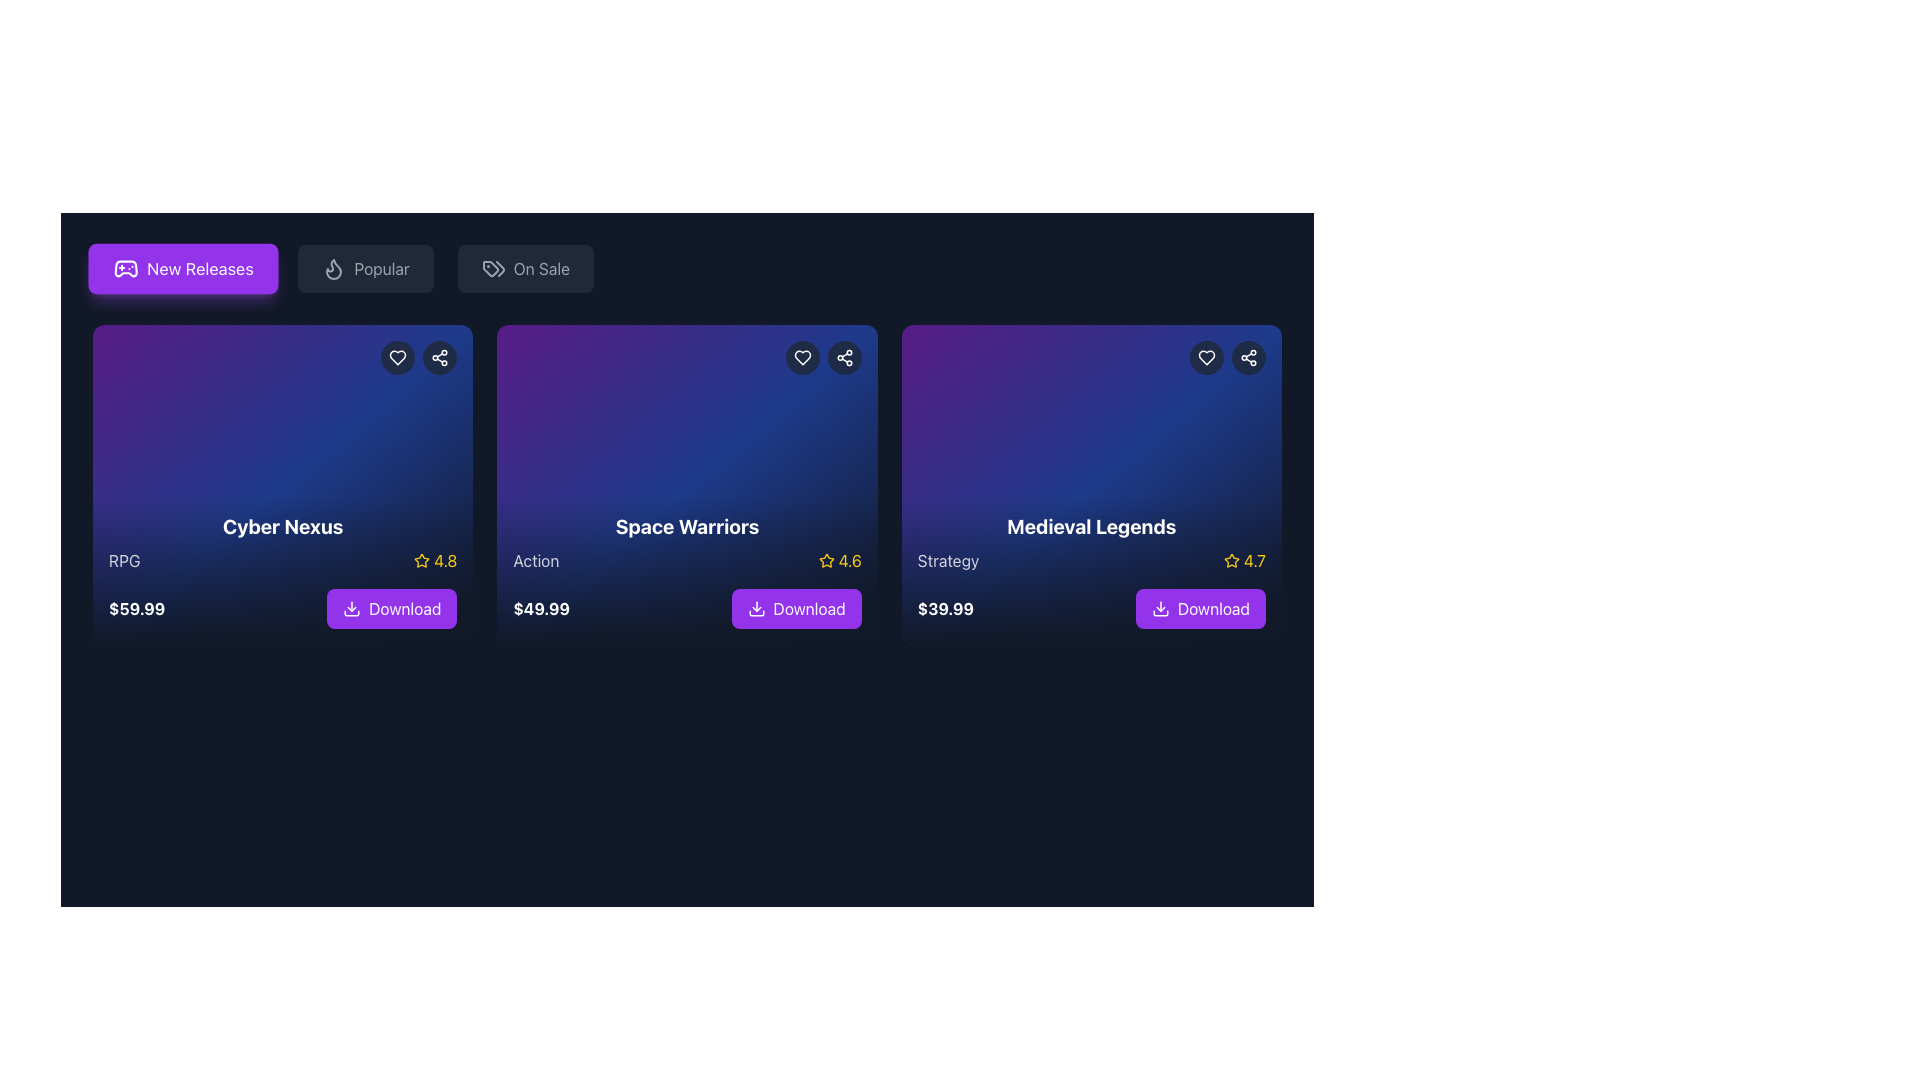 This screenshot has width=1920, height=1080. I want to click on the heart outline icon in the top-right corner of the 'Medieval Legends' game card to mark it as liked or favorited, so click(1205, 357).